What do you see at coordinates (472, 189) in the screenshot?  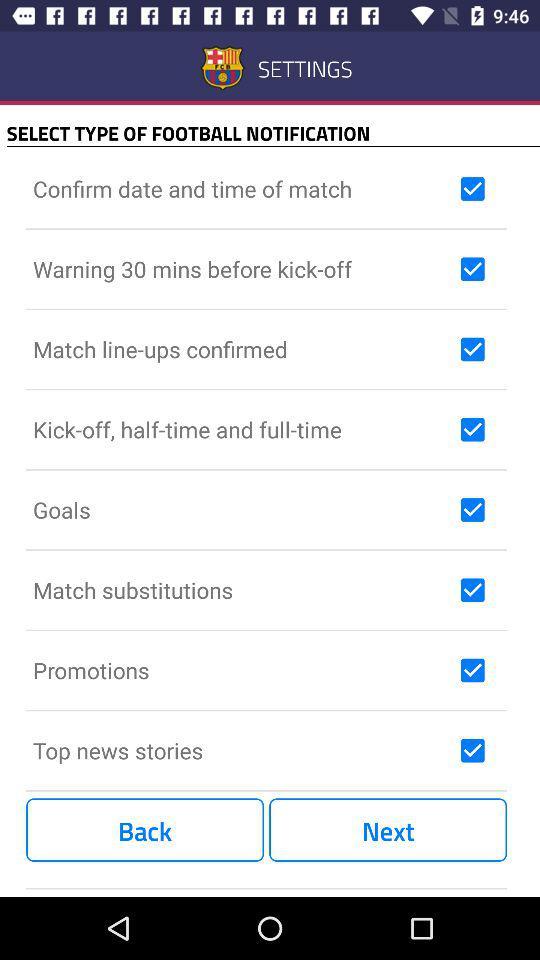 I see `check/uncheck date and time of match confirmation` at bounding box center [472, 189].